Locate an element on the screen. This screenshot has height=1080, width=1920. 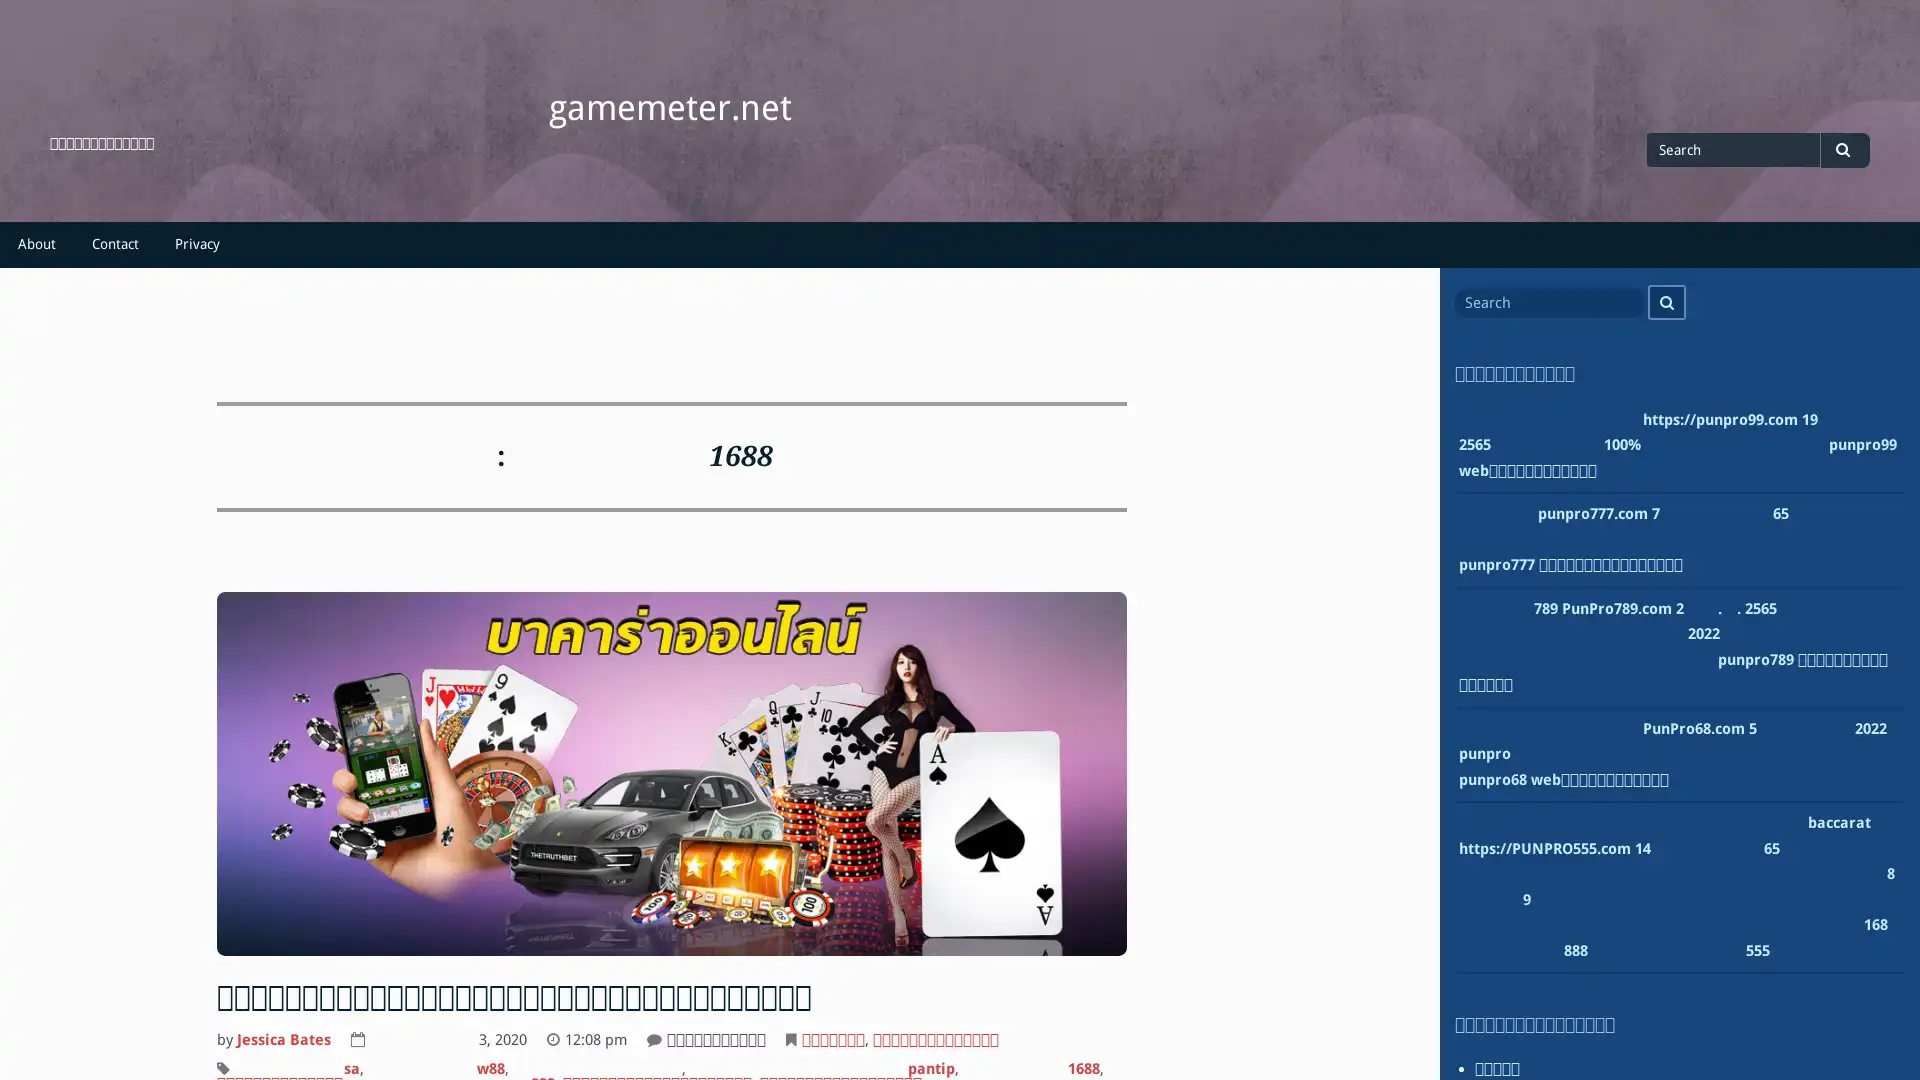
Search is located at coordinates (1666, 301).